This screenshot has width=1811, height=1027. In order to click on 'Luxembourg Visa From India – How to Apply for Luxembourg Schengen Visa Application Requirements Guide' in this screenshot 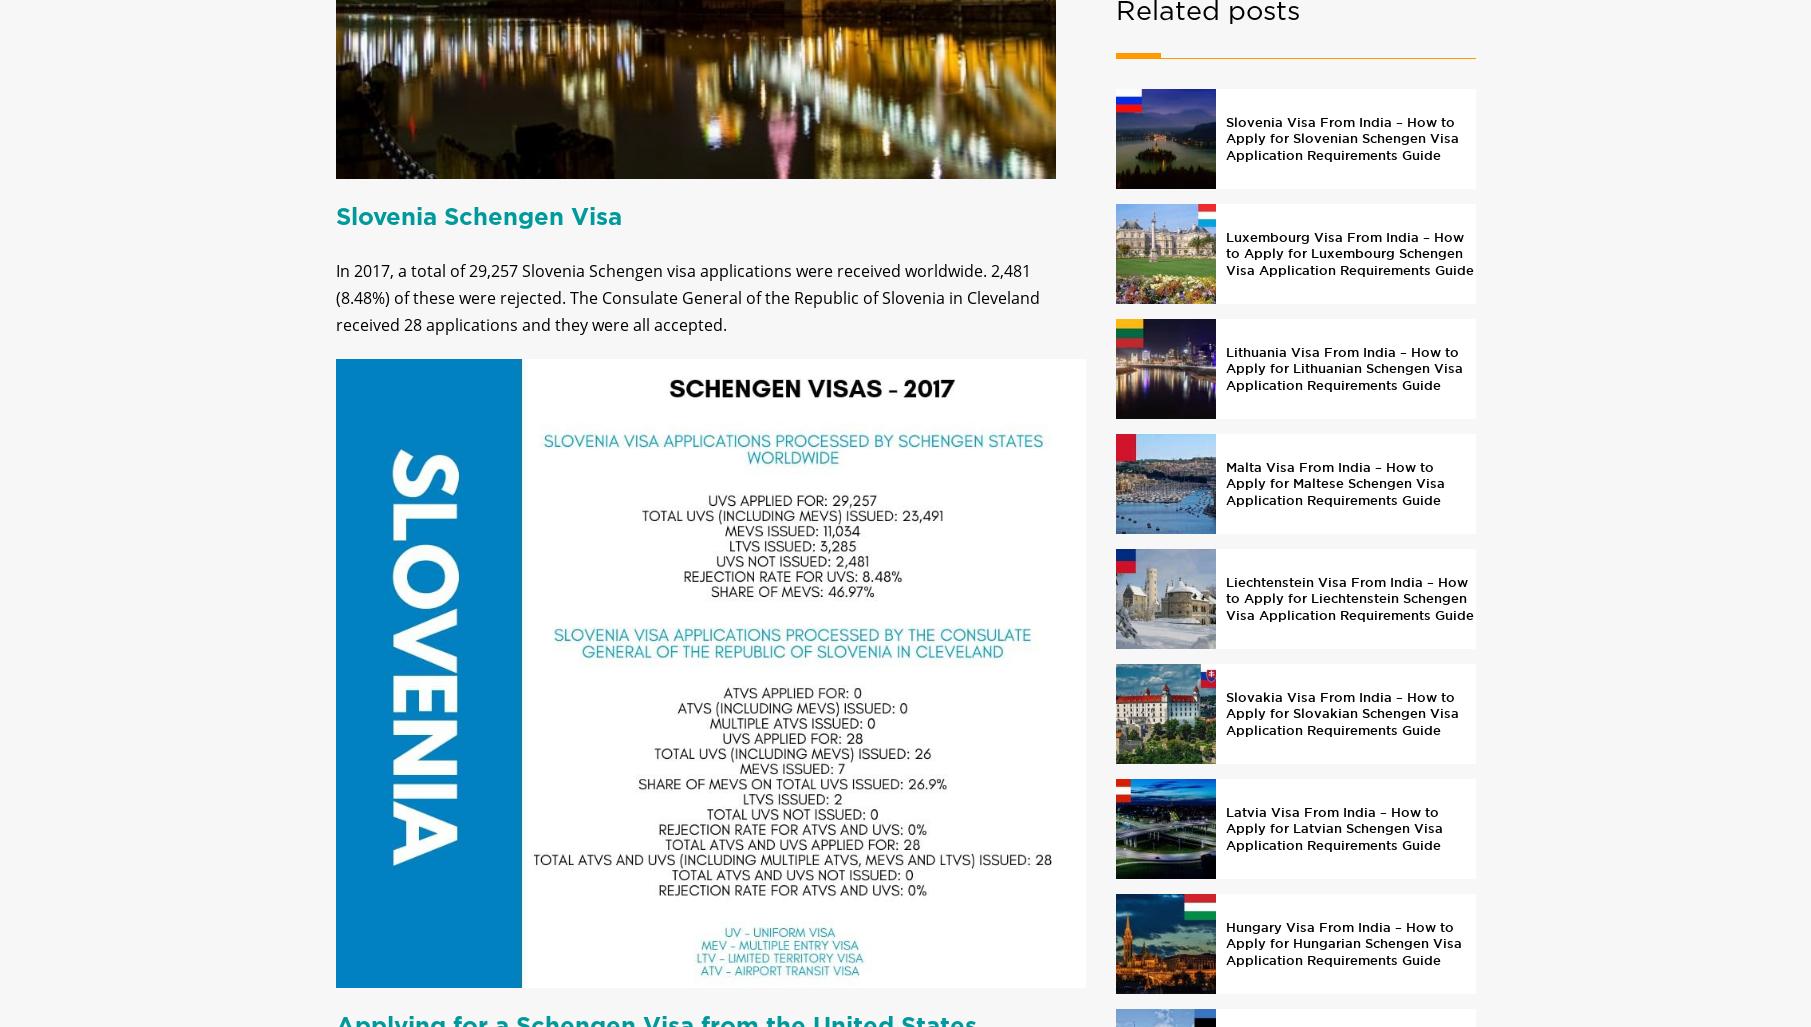, I will do `click(1348, 269)`.